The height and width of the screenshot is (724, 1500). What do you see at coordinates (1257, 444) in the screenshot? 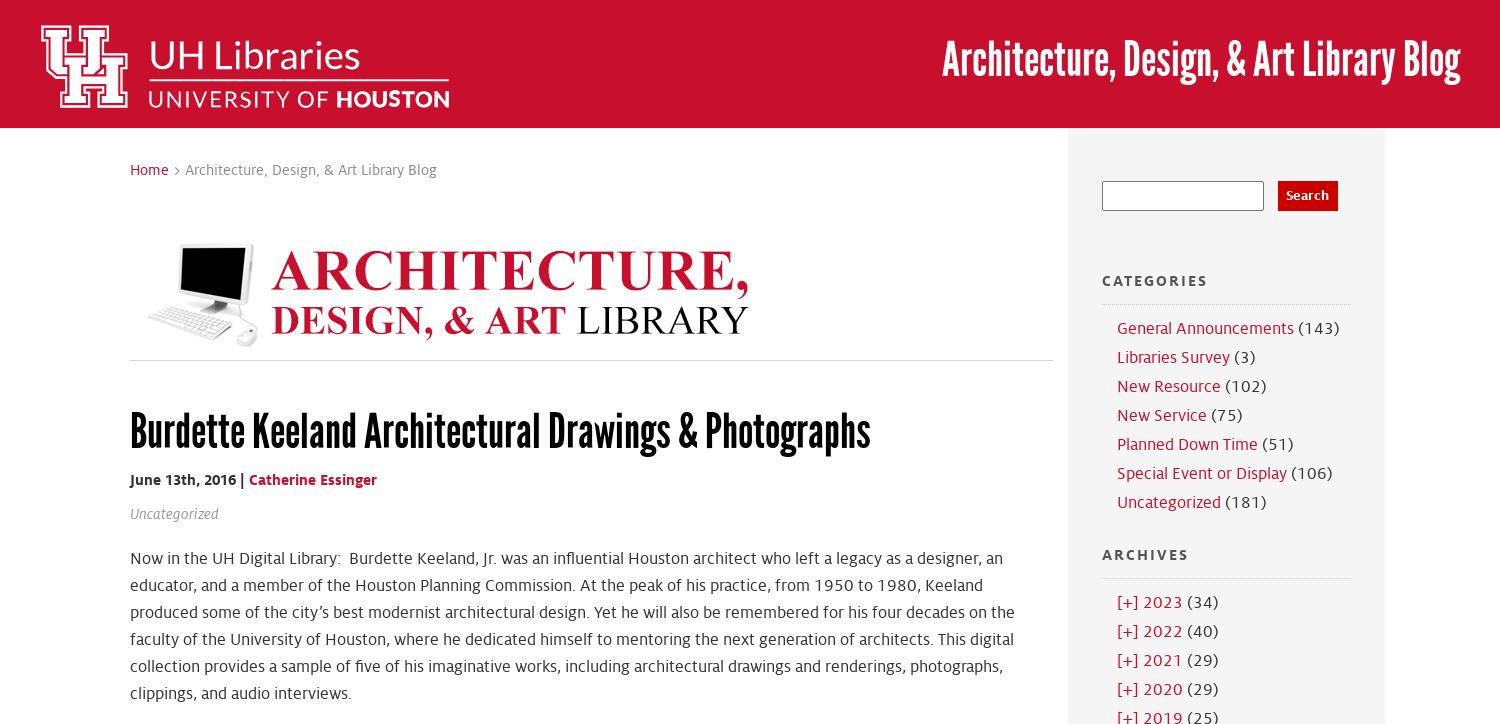
I see `'(51)'` at bounding box center [1257, 444].